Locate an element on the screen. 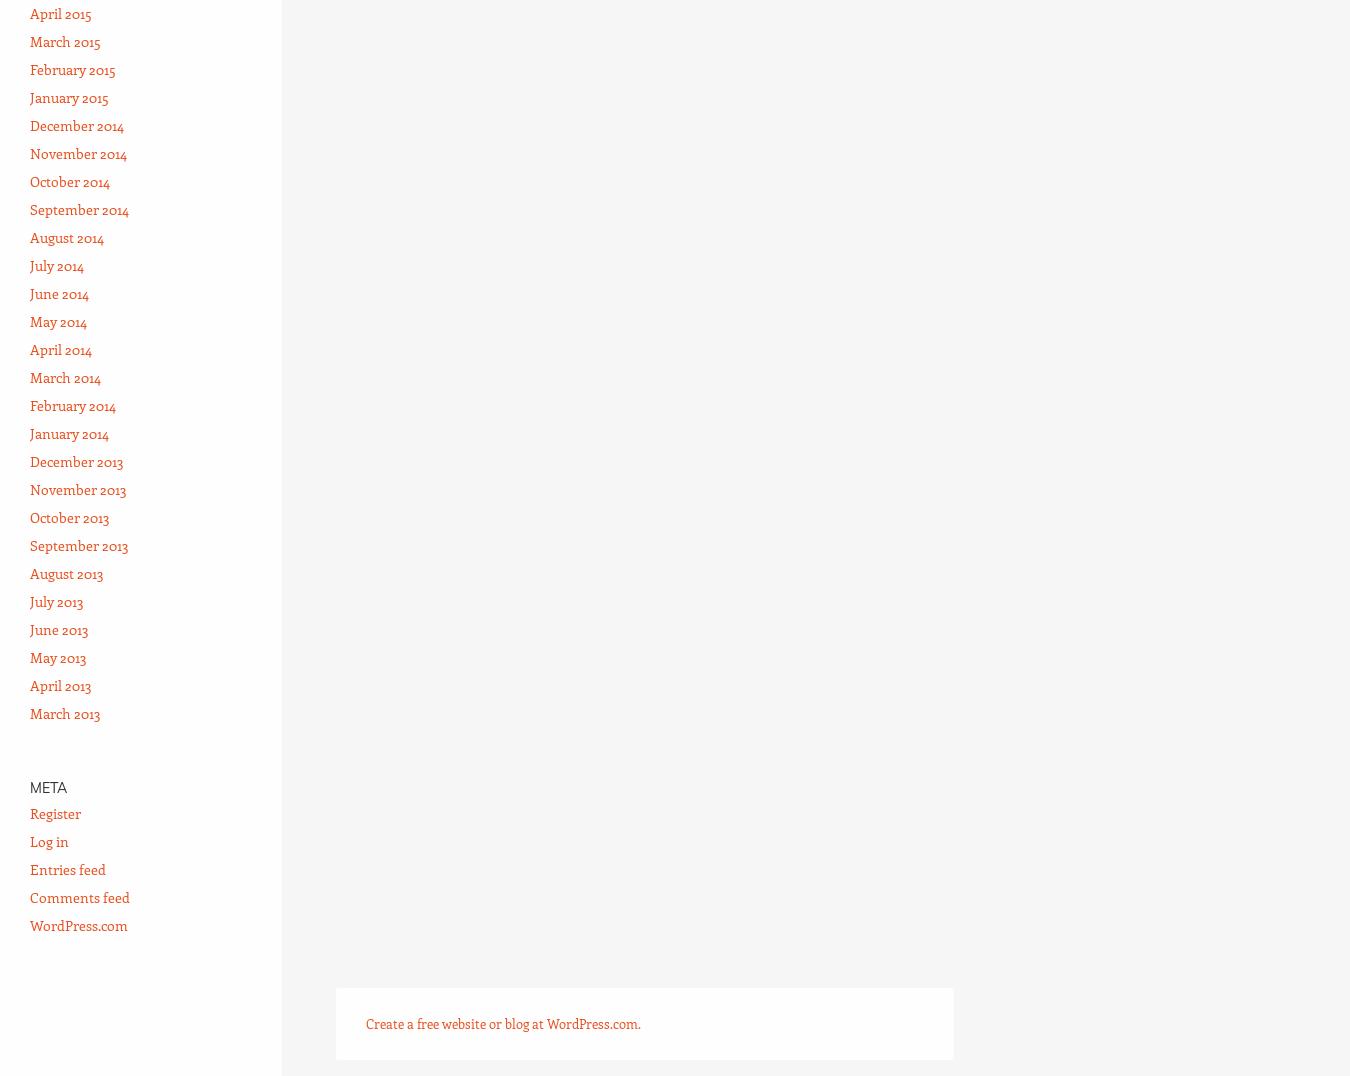 This screenshot has height=1076, width=1350. 'March 2013' is located at coordinates (64, 712).